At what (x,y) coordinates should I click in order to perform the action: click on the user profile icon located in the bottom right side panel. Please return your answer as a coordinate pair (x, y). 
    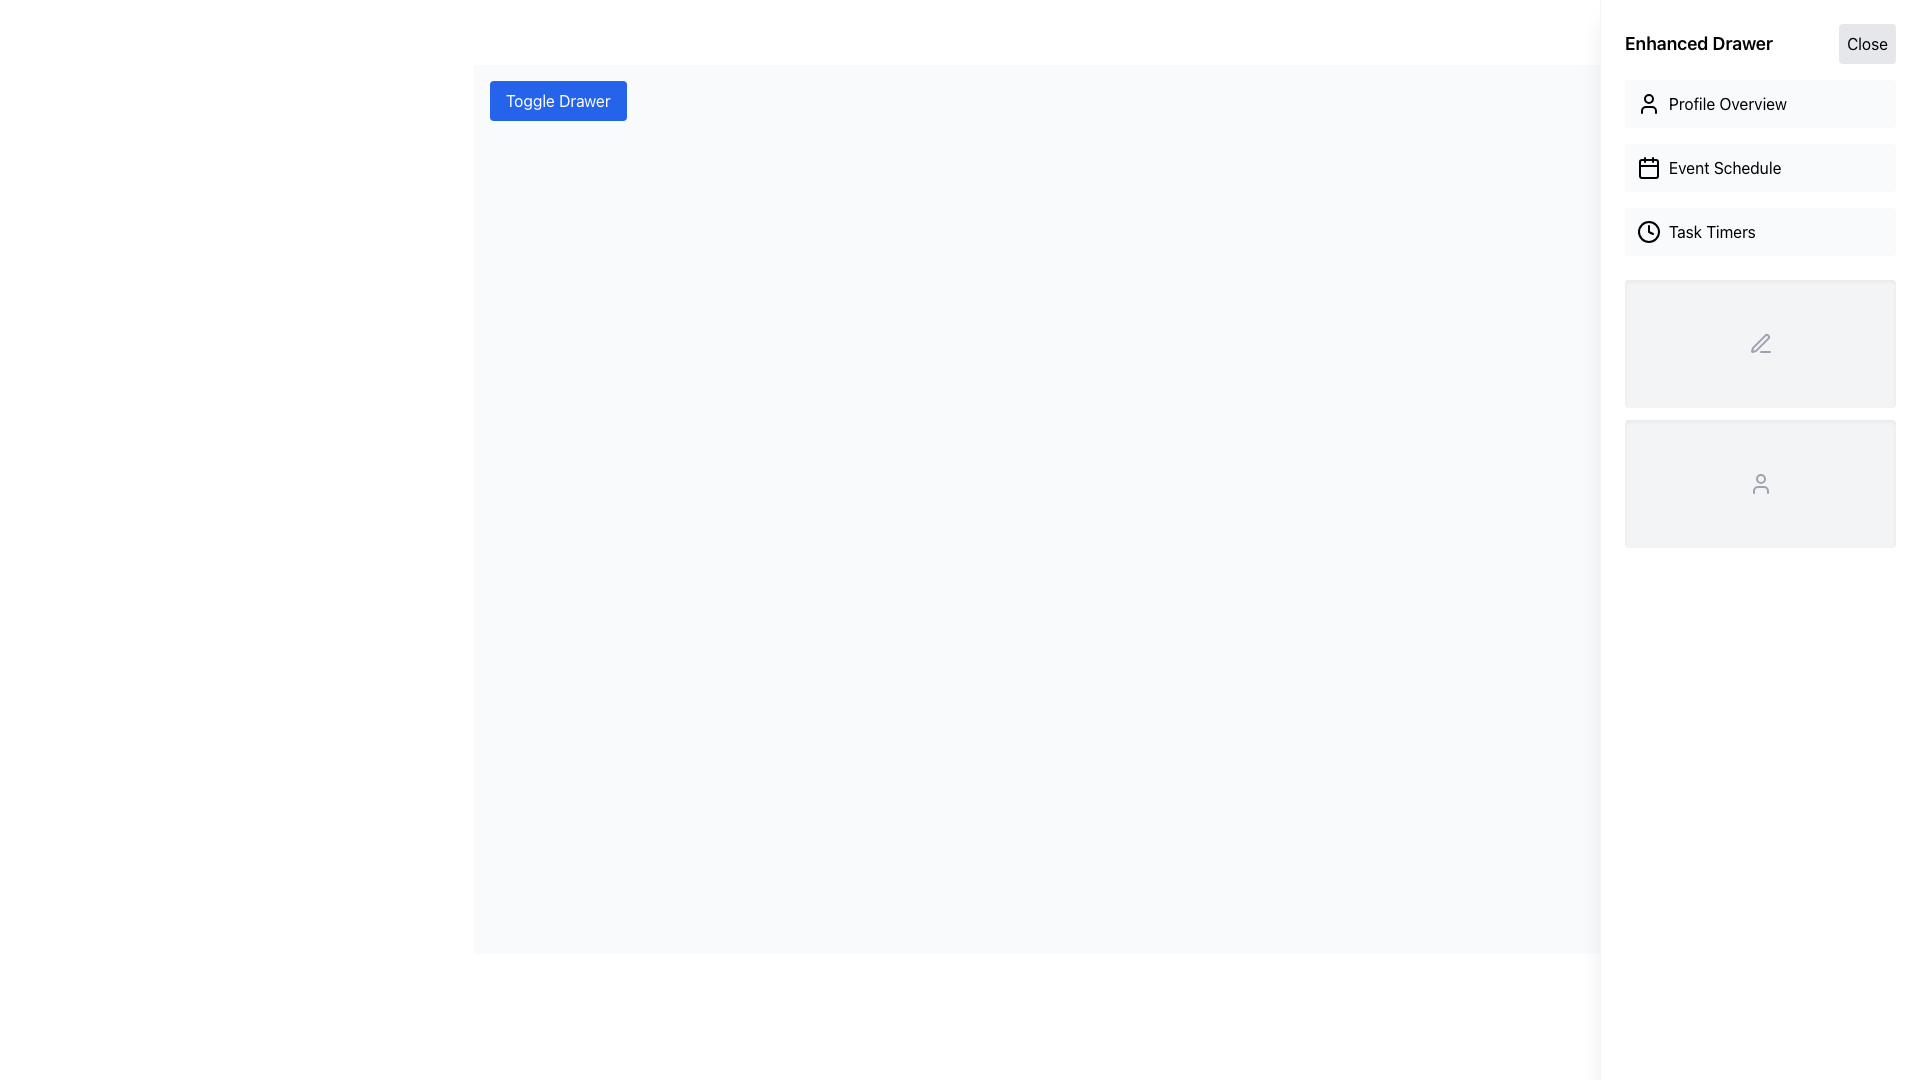
    Looking at the image, I should click on (1760, 483).